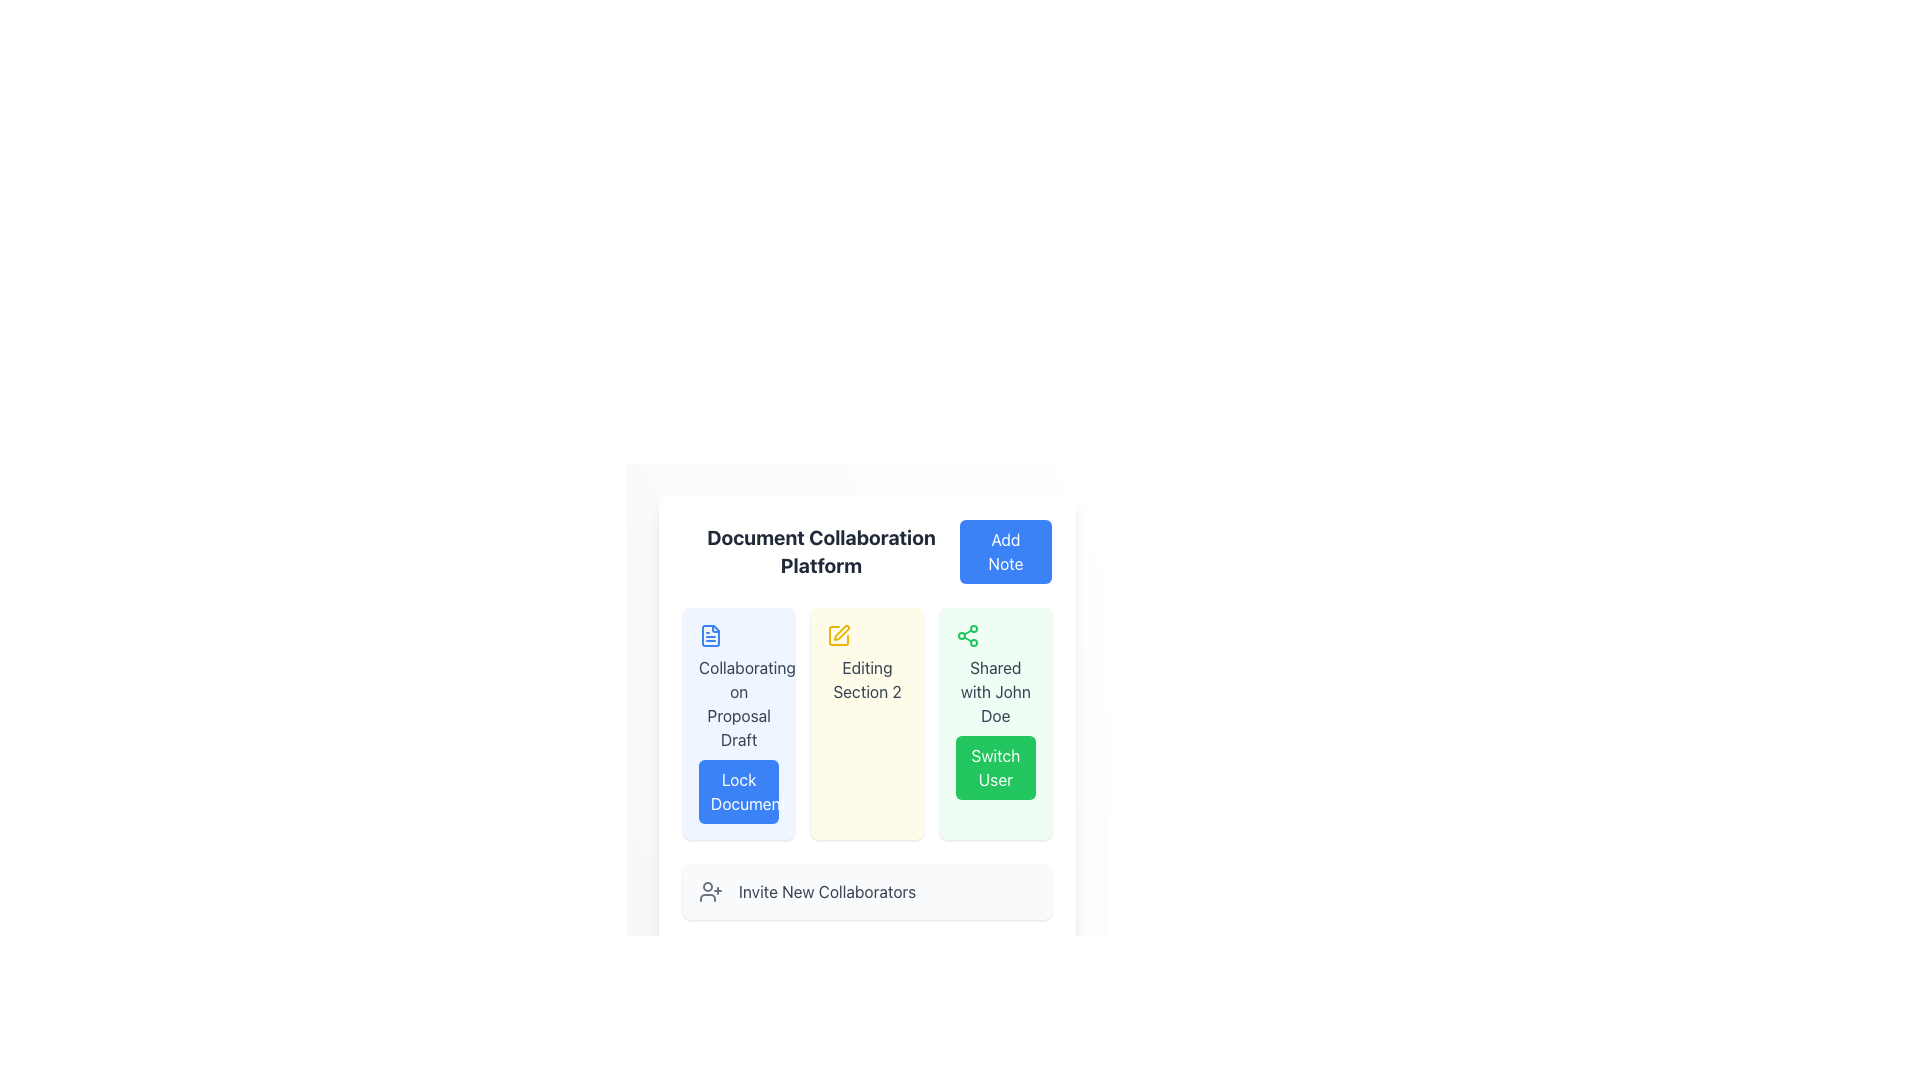 This screenshot has width=1920, height=1080. What do you see at coordinates (710, 890) in the screenshot?
I see `the user figure icon with a plus sign located in the bottom left corner of the 'Invite New Collaborators' section` at bounding box center [710, 890].